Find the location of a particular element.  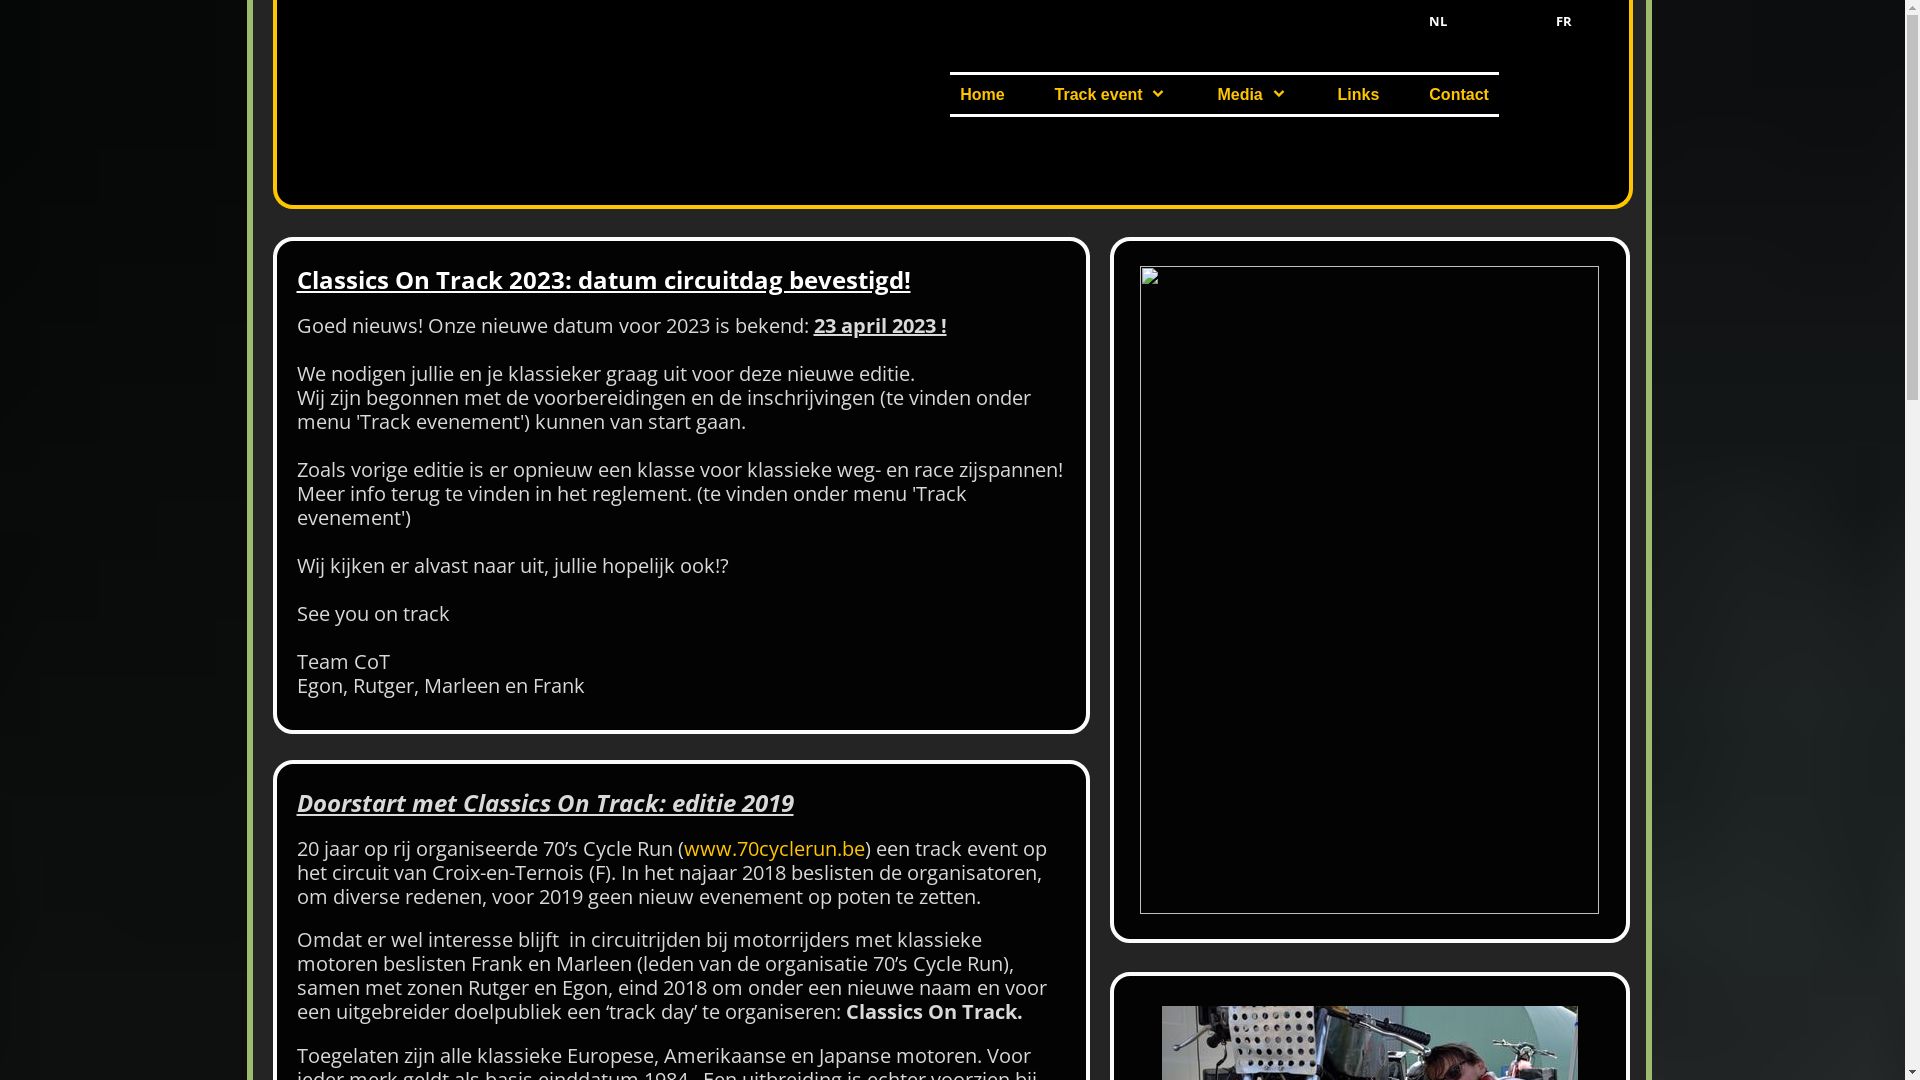

'Track event' is located at coordinates (1110, 94).